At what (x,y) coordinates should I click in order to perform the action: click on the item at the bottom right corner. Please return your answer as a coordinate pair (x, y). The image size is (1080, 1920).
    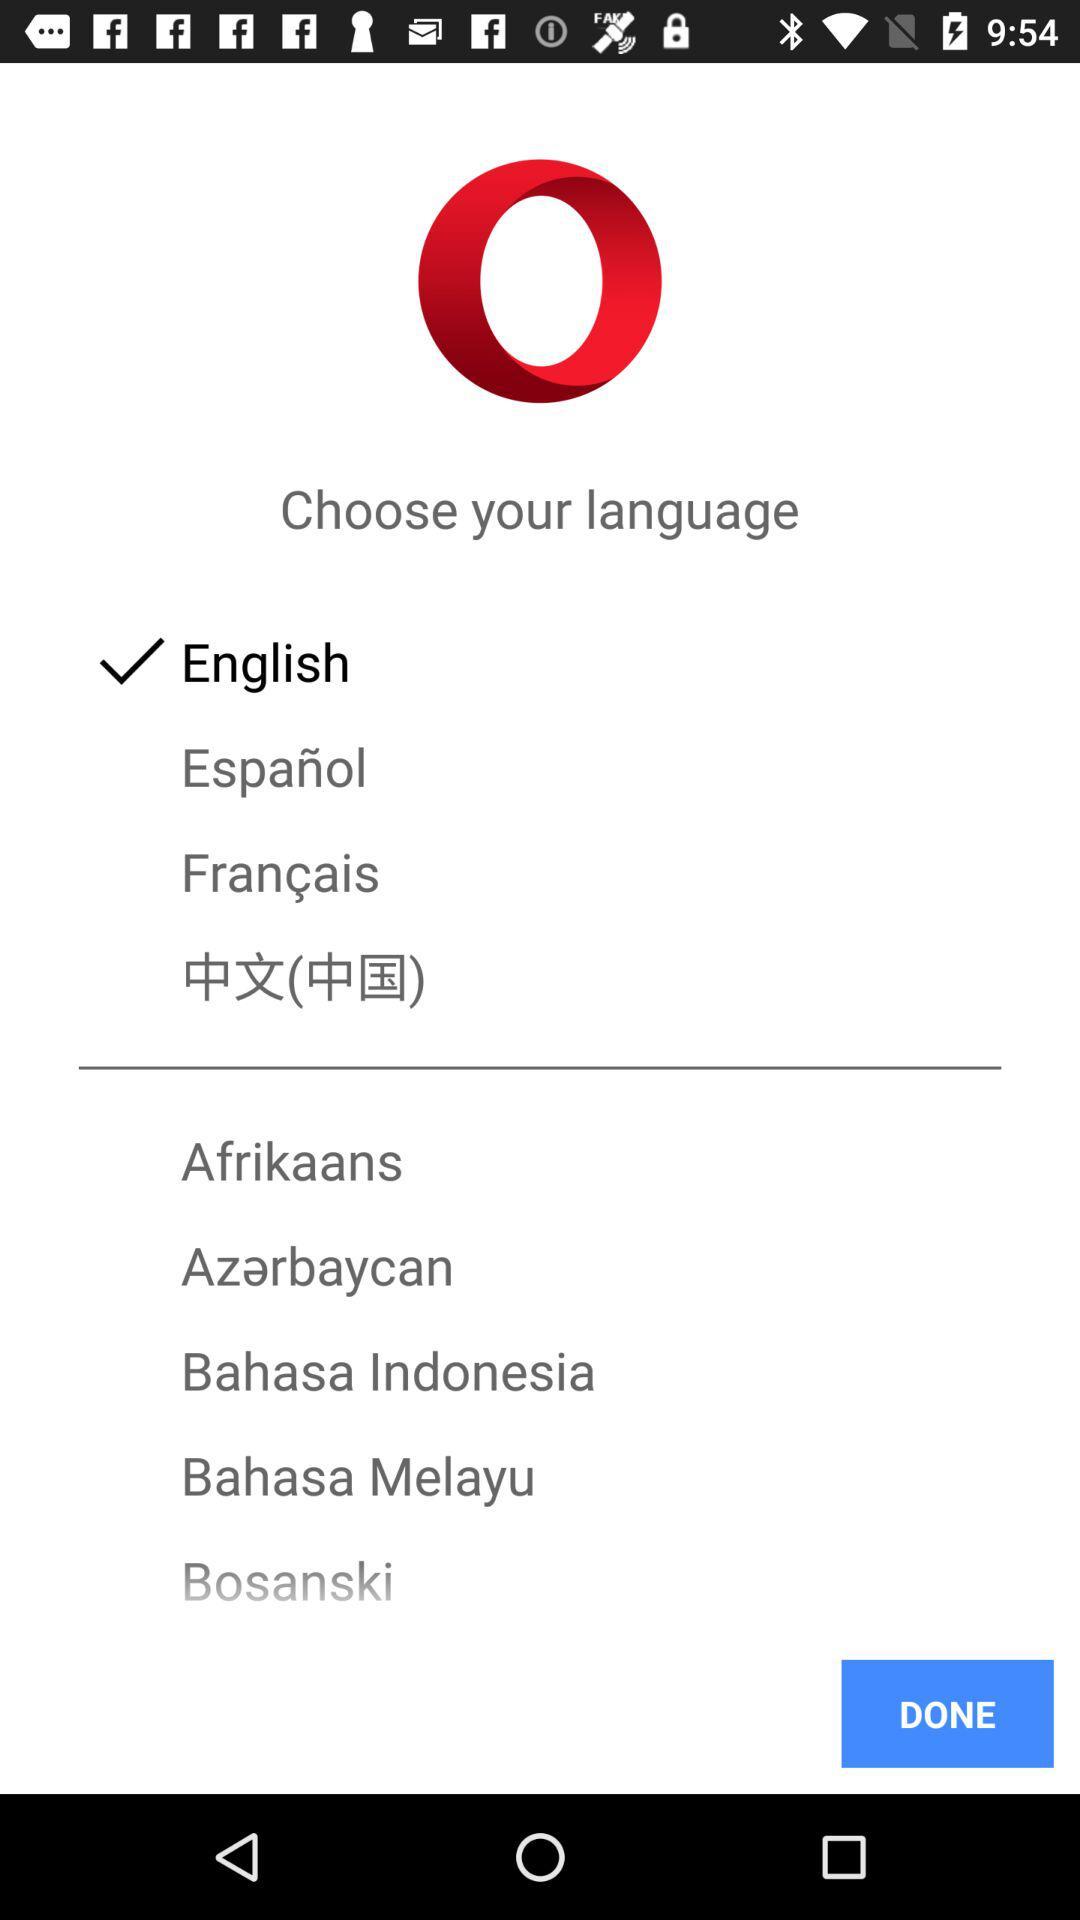
    Looking at the image, I should click on (946, 1712).